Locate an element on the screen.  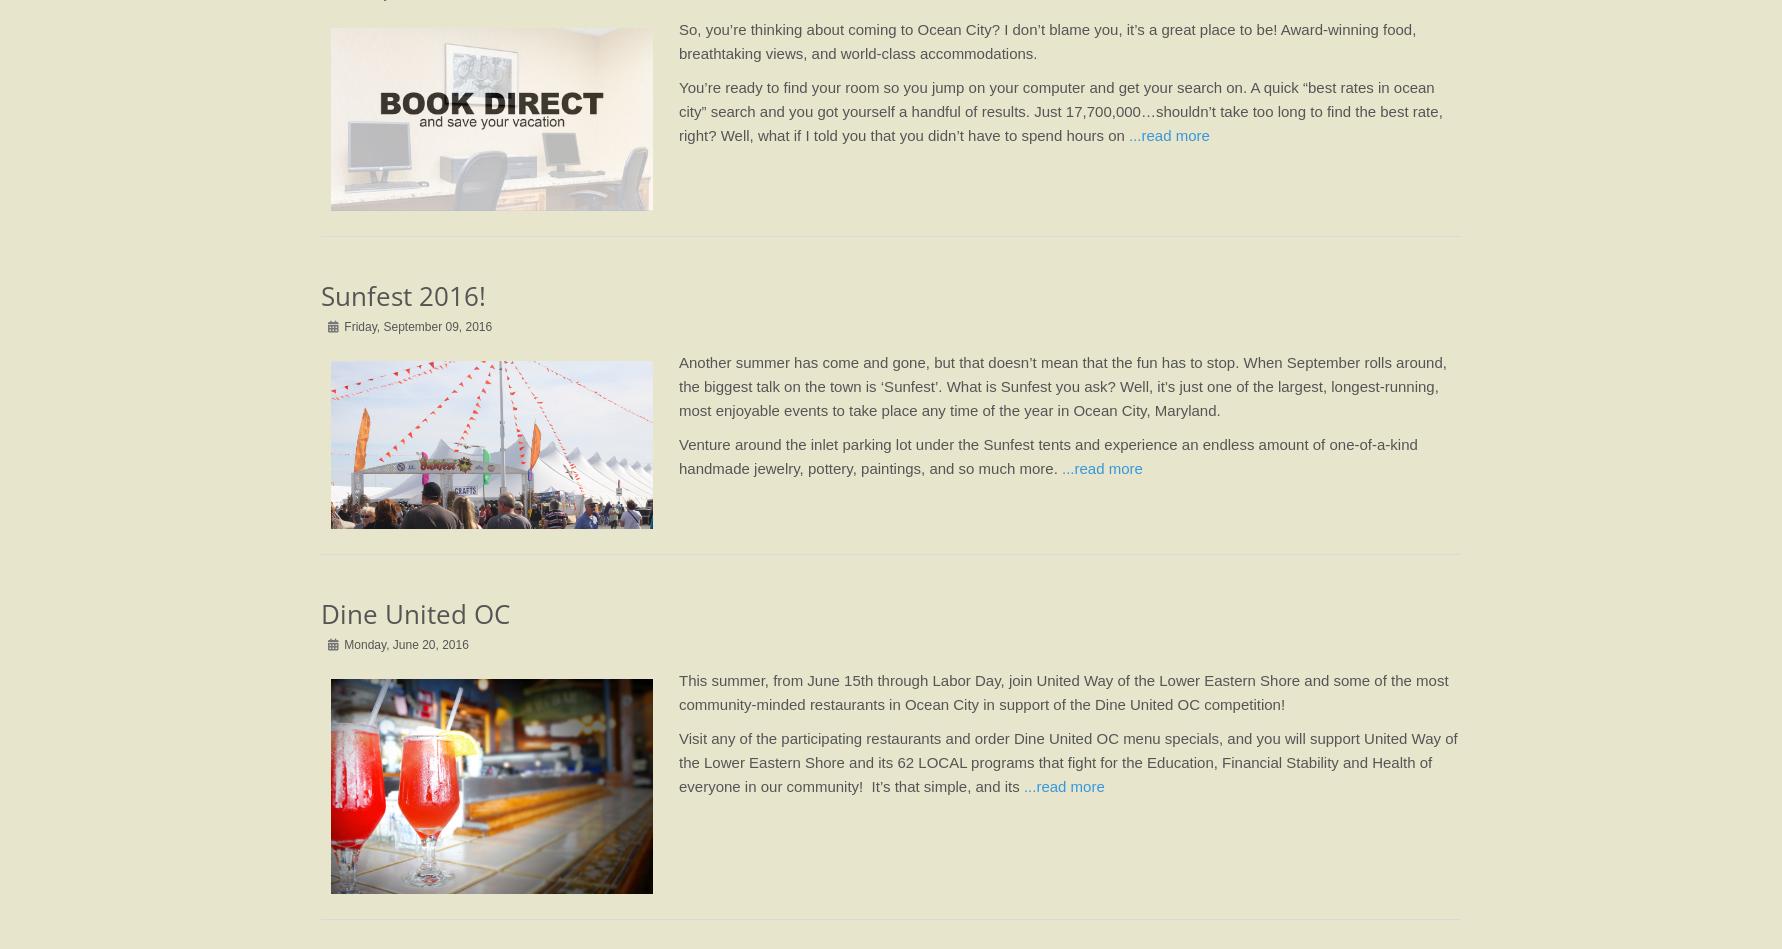
'Dine United OC' is located at coordinates (415, 611).